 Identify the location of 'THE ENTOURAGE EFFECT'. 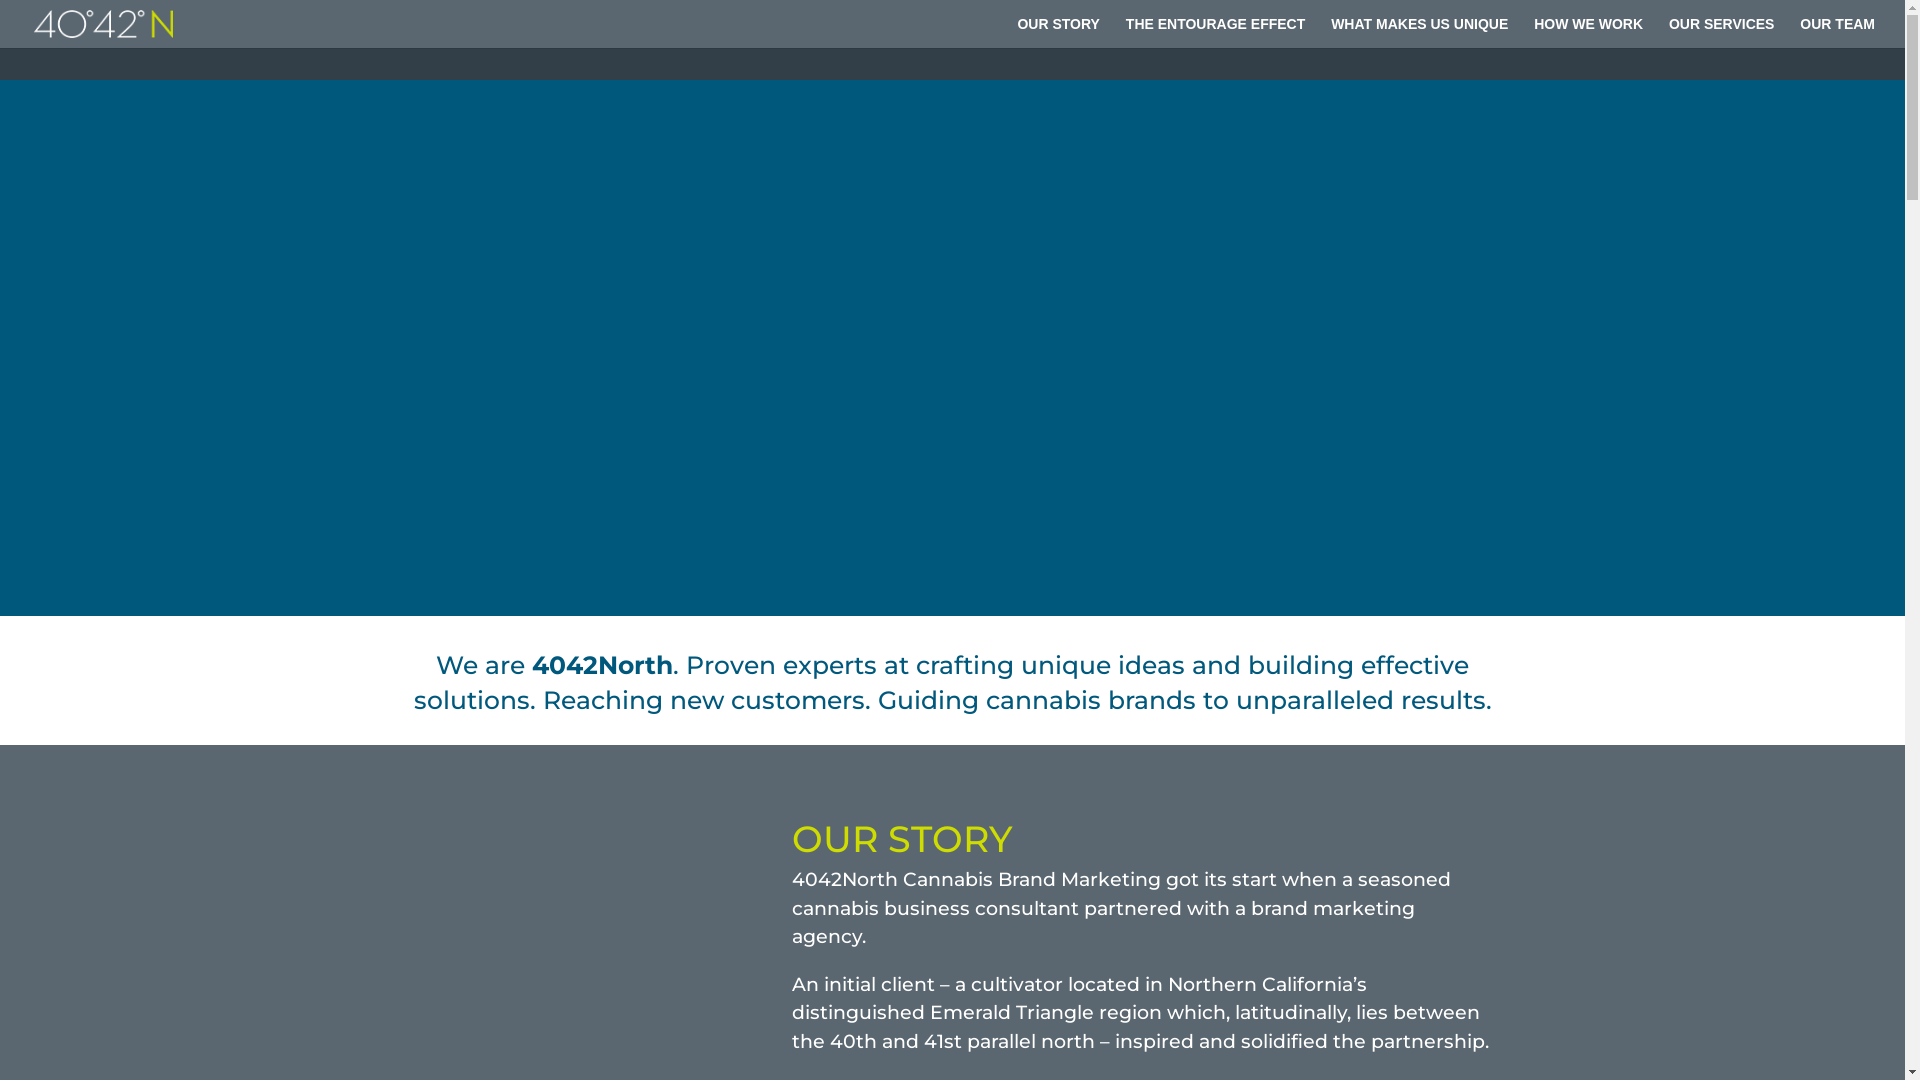
(1214, 32).